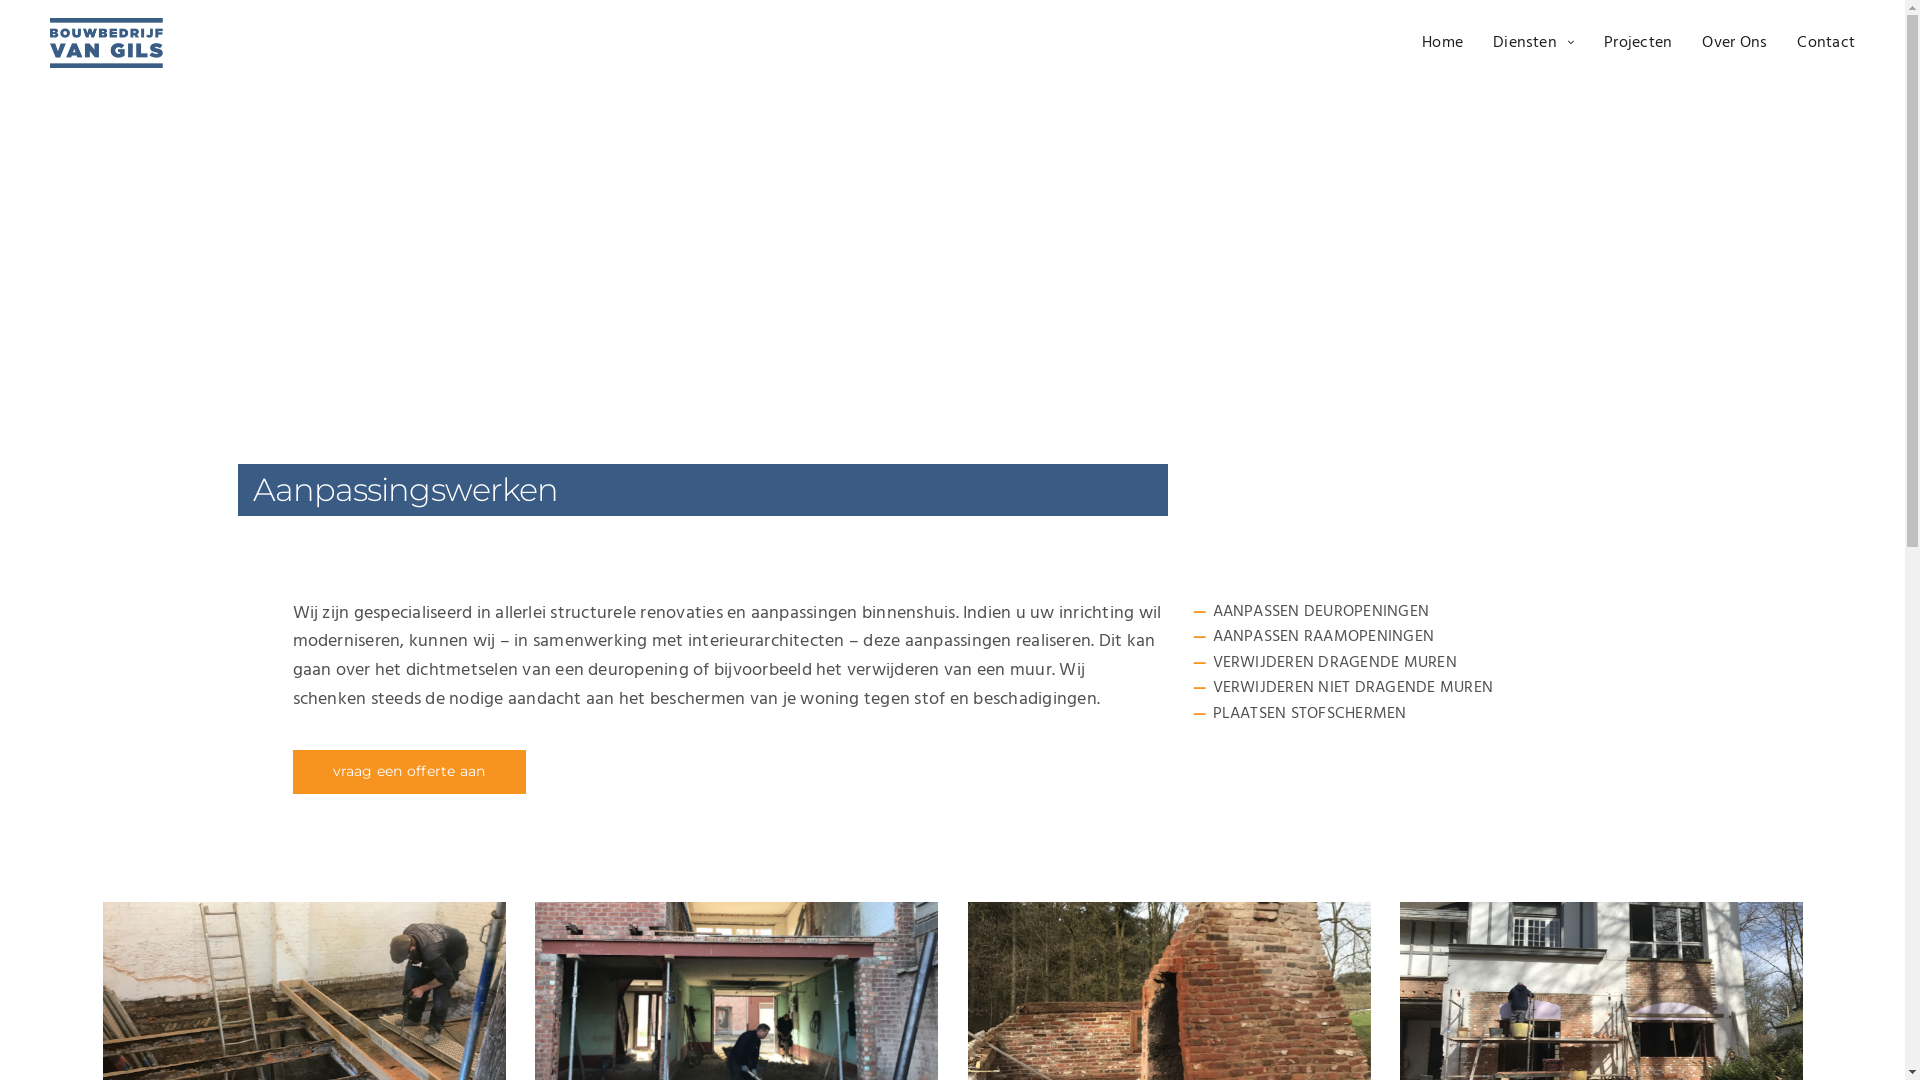 This screenshot has height=1080, width=1920. What do you see at coordinates (1701, 42) in the screenshot?
I see `'Over Ons'` at bounding box center [1701, 42].